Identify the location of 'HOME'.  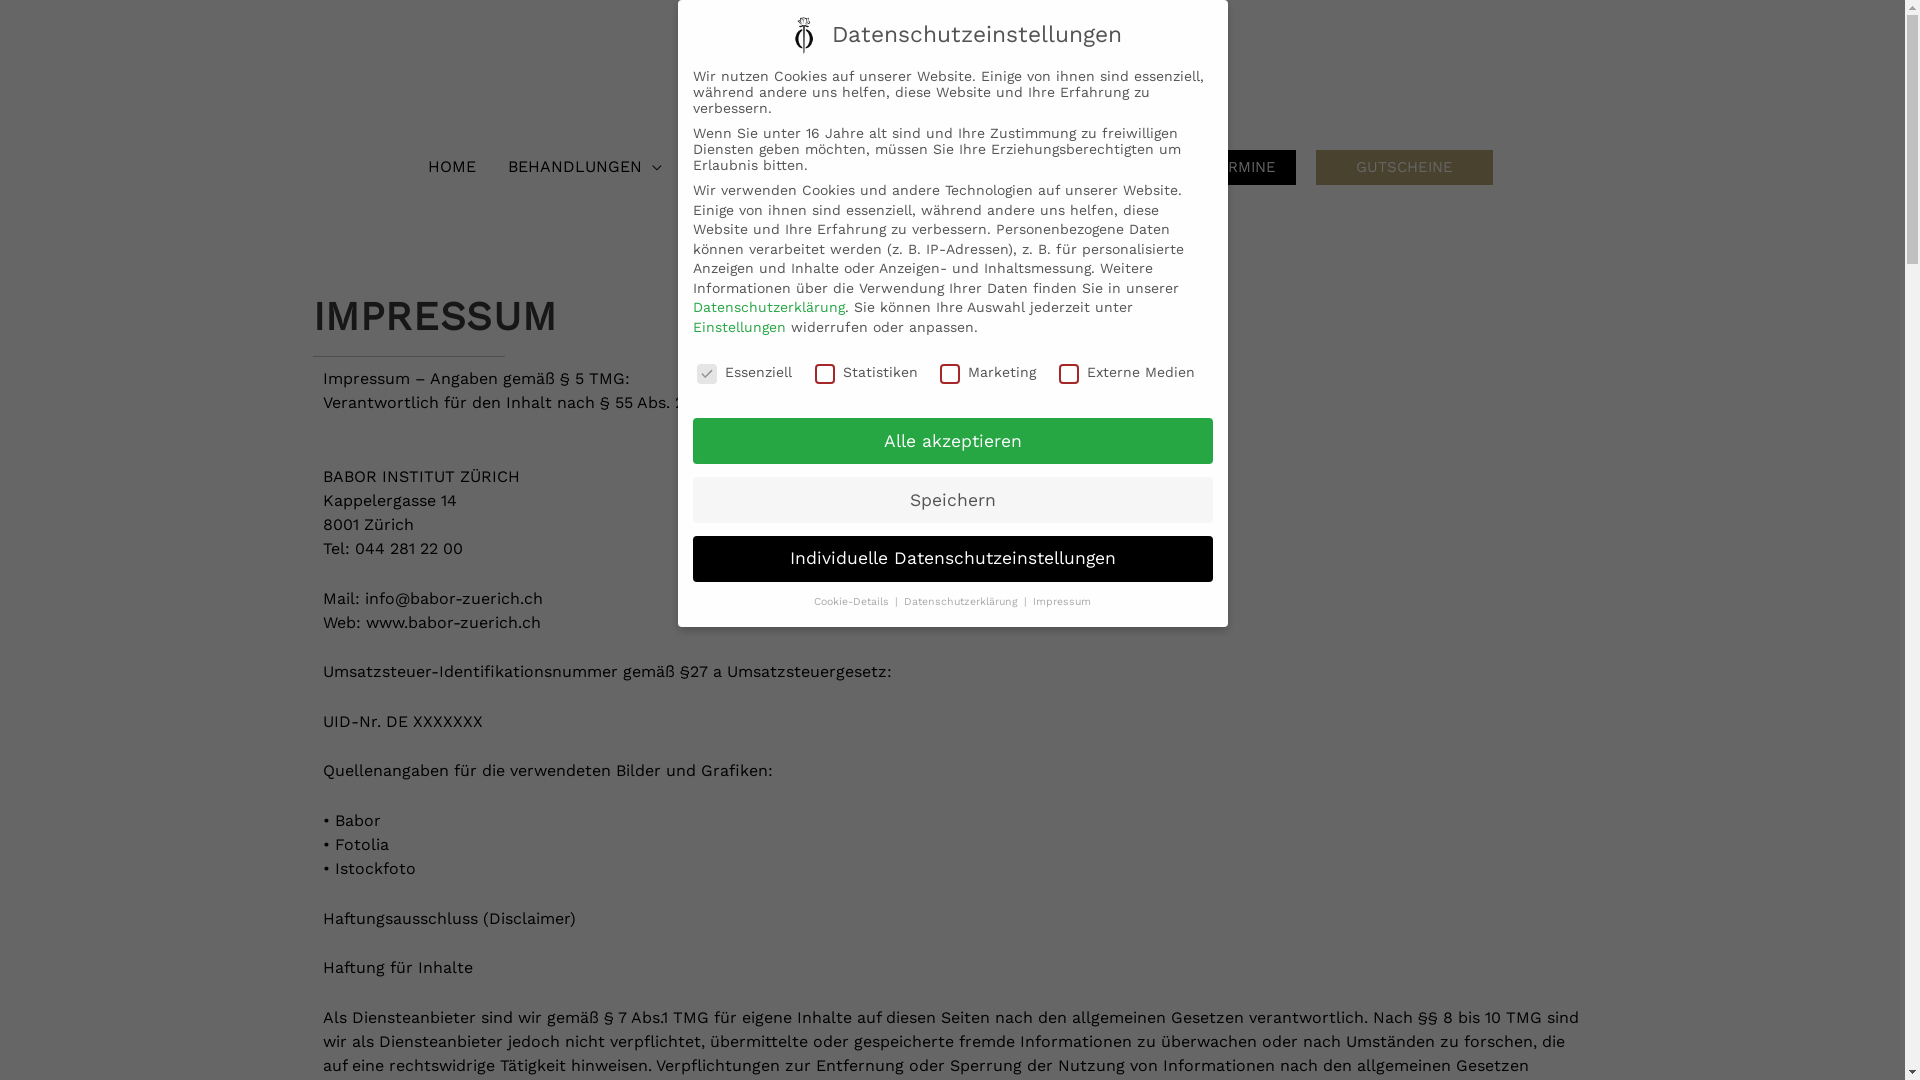
(450, 165).